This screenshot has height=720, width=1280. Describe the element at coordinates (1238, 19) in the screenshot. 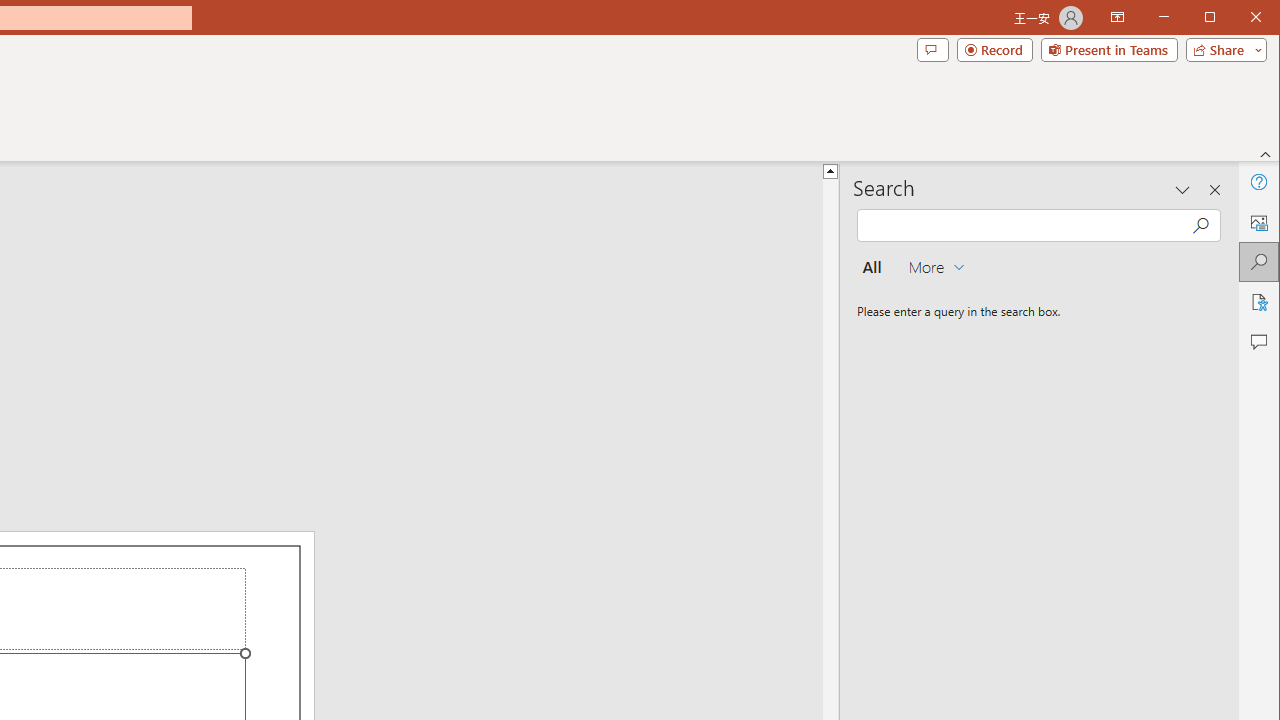

I see `'Maximize'` at that location.